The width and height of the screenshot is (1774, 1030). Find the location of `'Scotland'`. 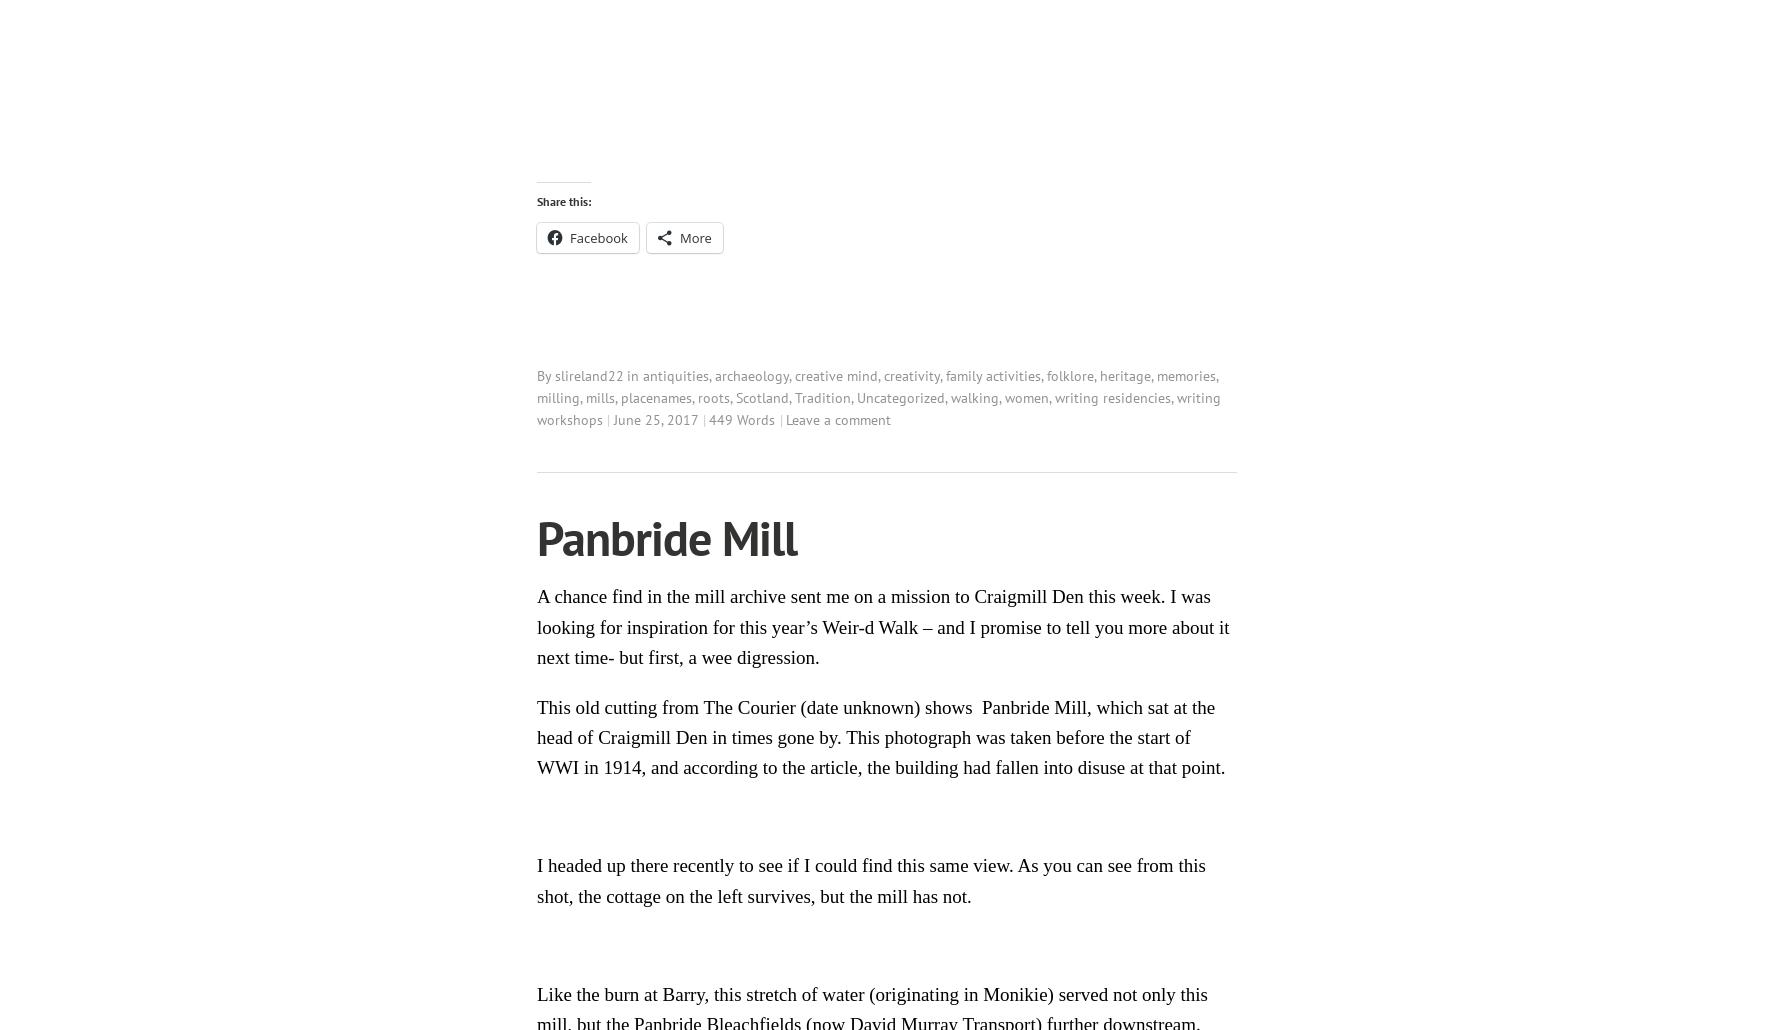

'Scotland' is located at coordinates (761, 397).